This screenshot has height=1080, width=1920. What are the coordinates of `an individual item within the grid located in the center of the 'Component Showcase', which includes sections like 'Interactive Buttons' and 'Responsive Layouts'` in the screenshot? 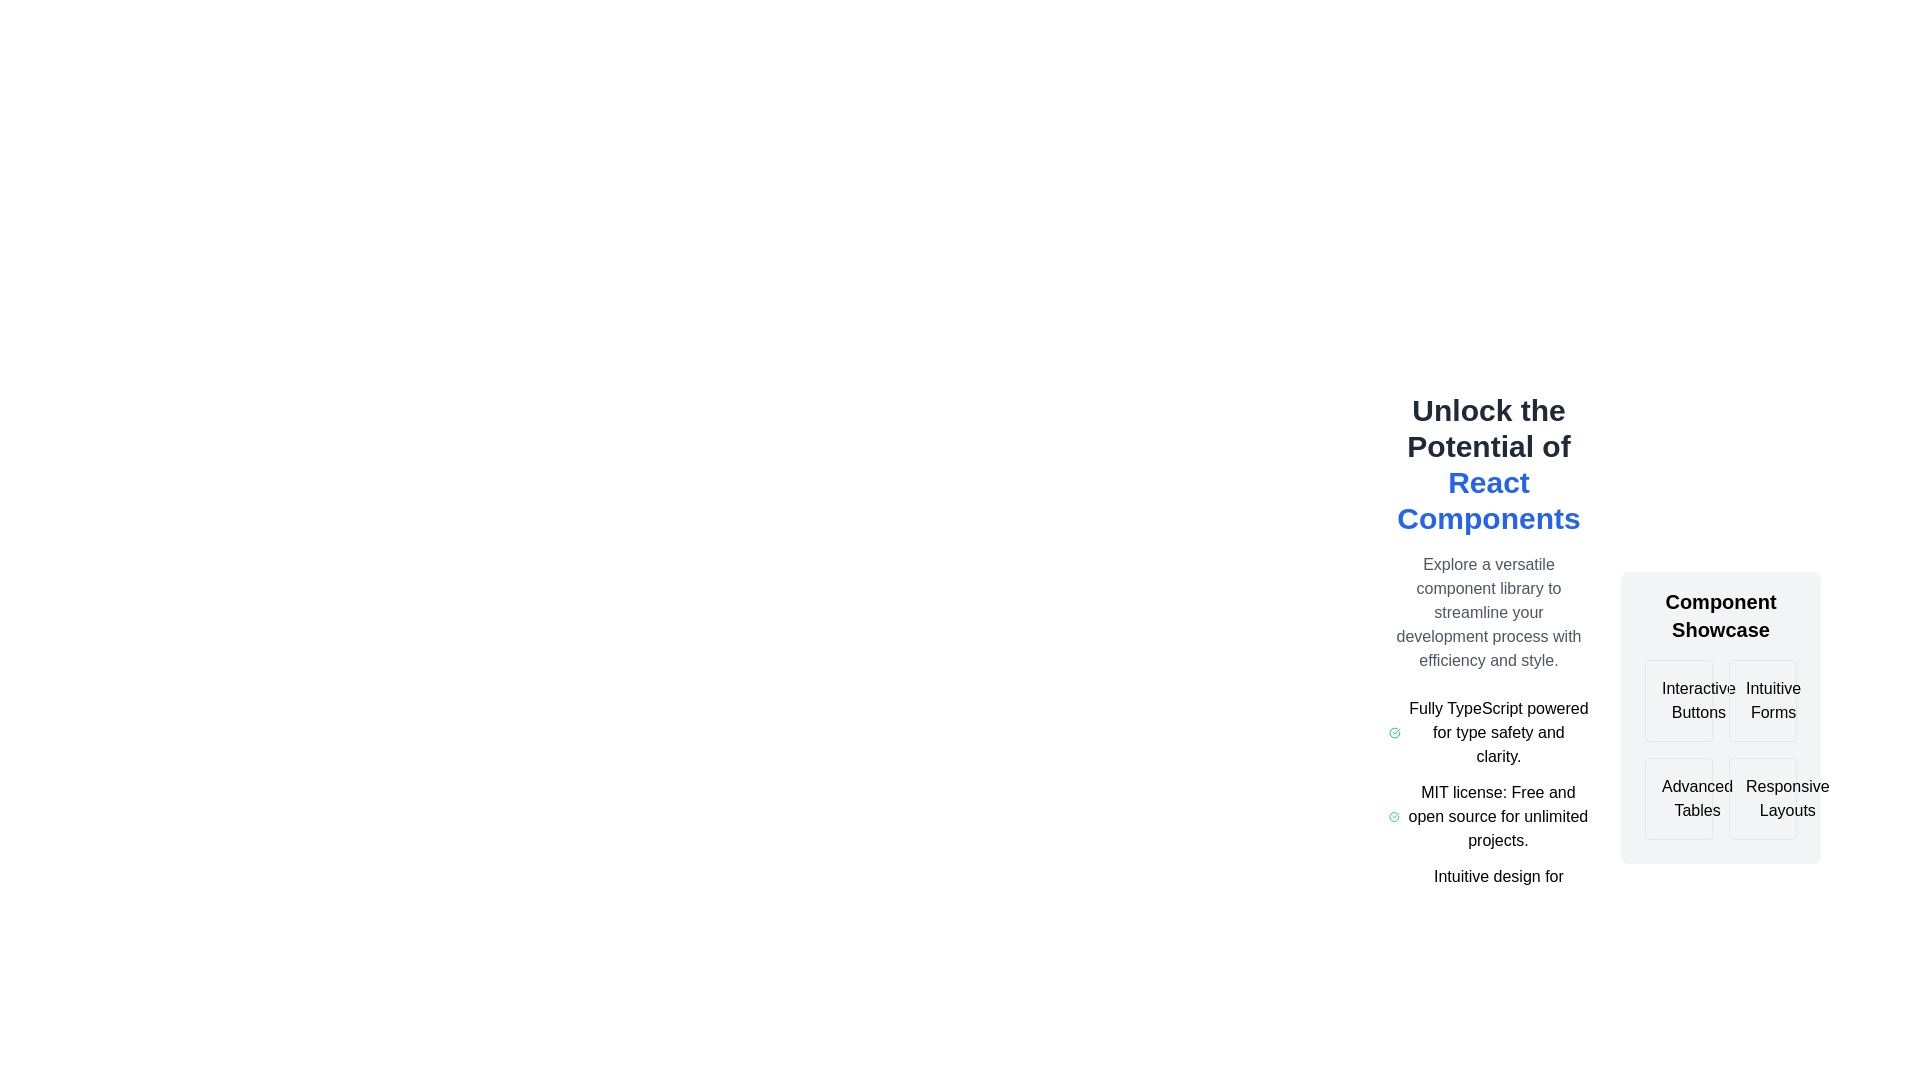 It's located at (1720, 749).